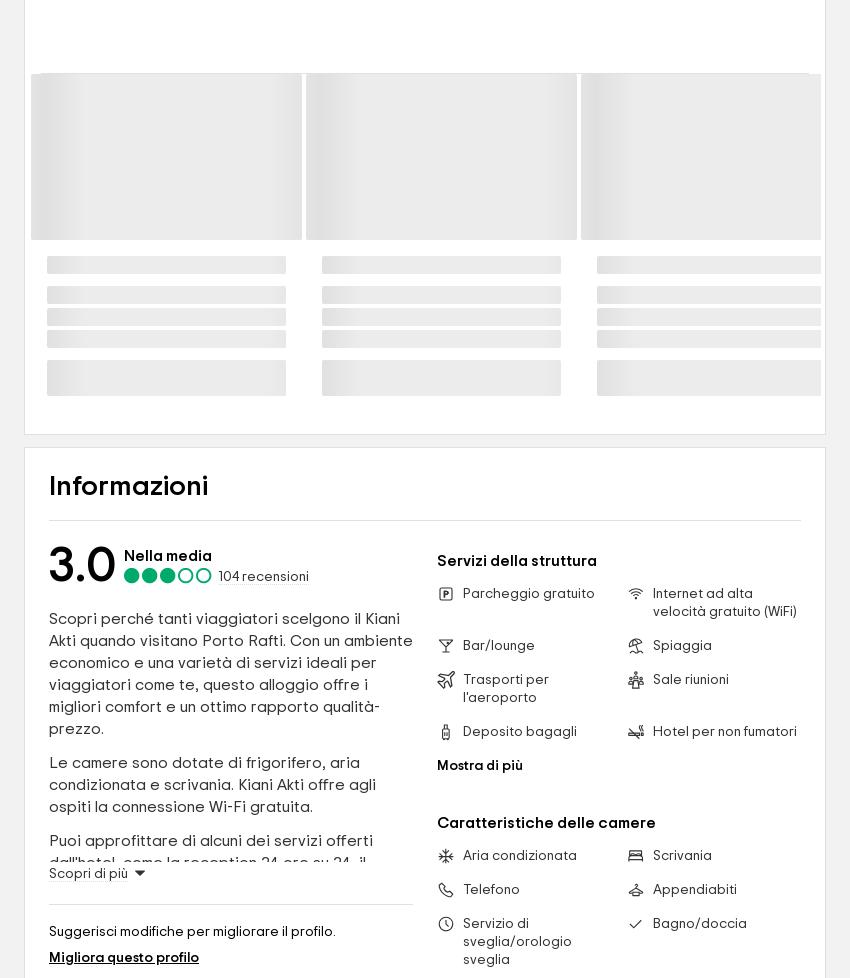 The height and width of the screenshot is (978, 850). I want to click on 'Servizio di sveglia/orologio sveglia', so click(516, 941).